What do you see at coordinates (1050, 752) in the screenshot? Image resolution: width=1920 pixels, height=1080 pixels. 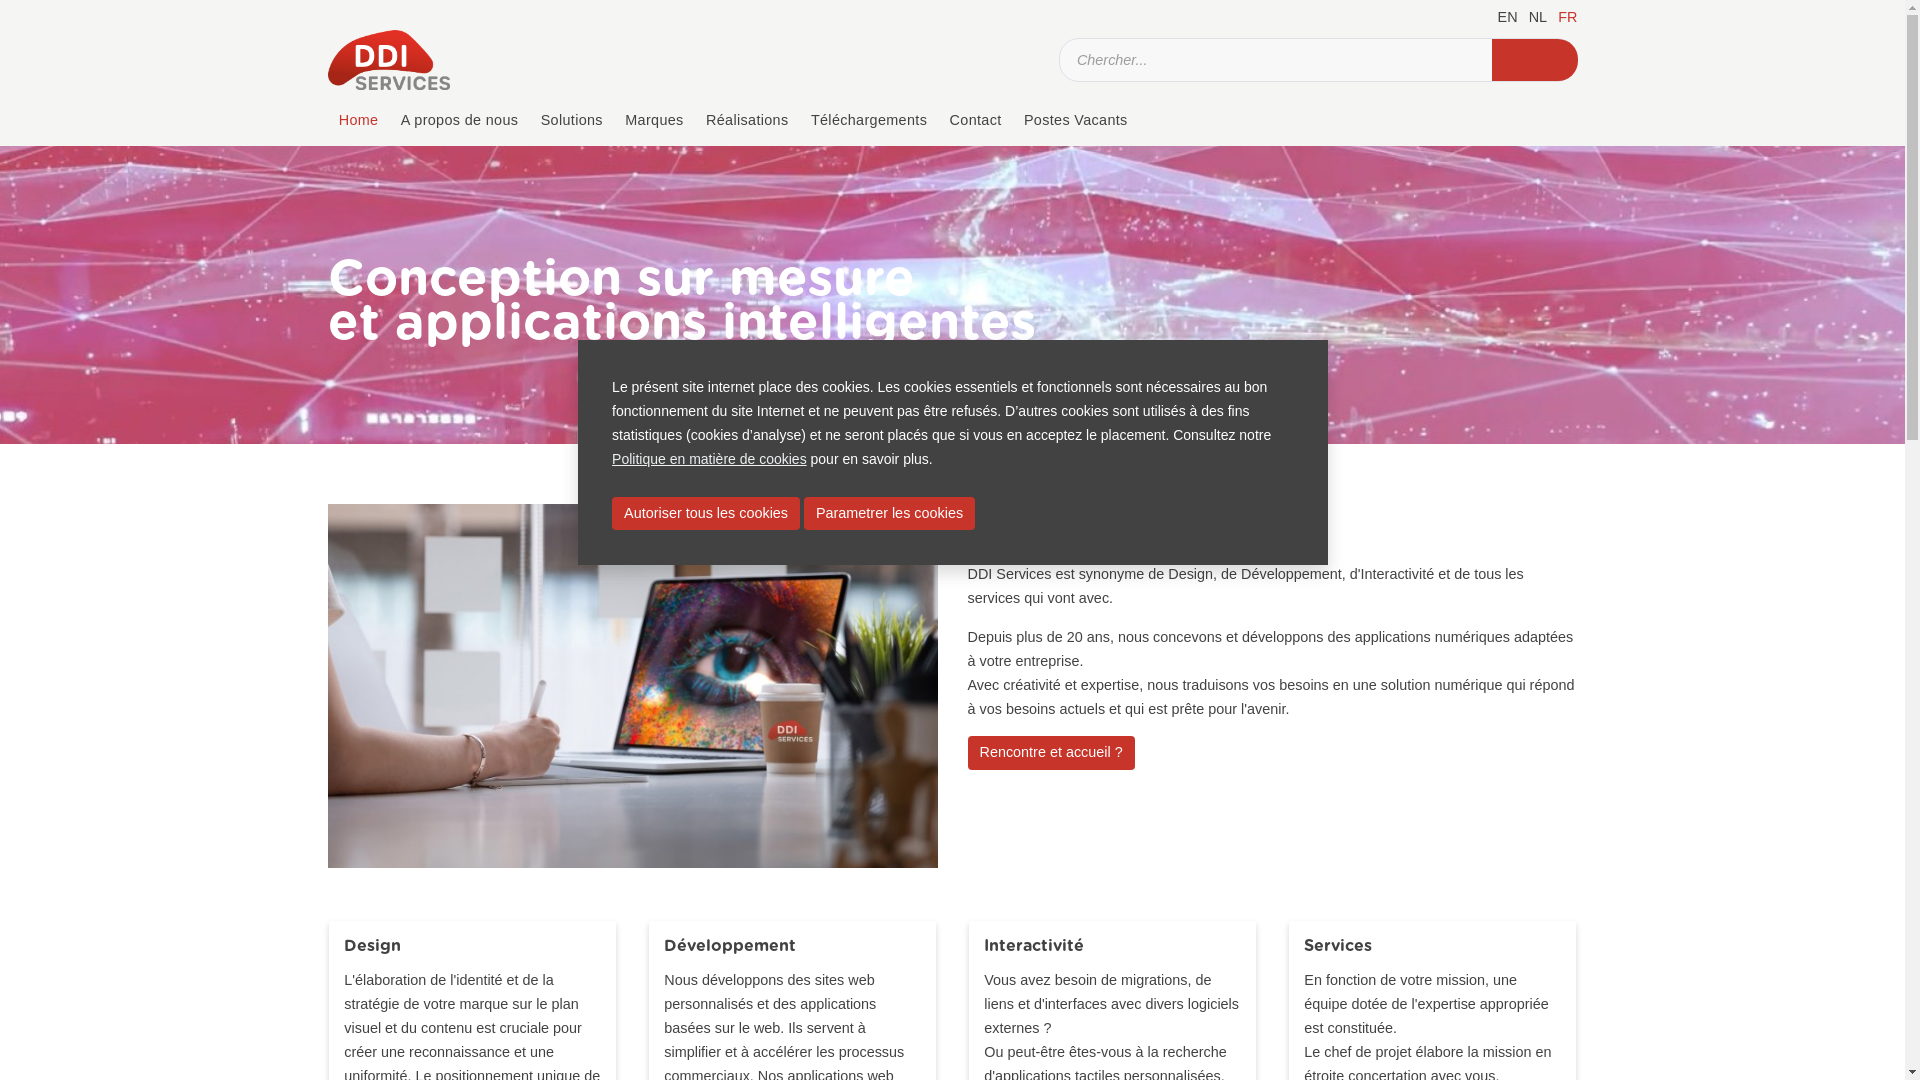 I see `'Rencontre et accueil ?'` at bounding box center [1050, 752].